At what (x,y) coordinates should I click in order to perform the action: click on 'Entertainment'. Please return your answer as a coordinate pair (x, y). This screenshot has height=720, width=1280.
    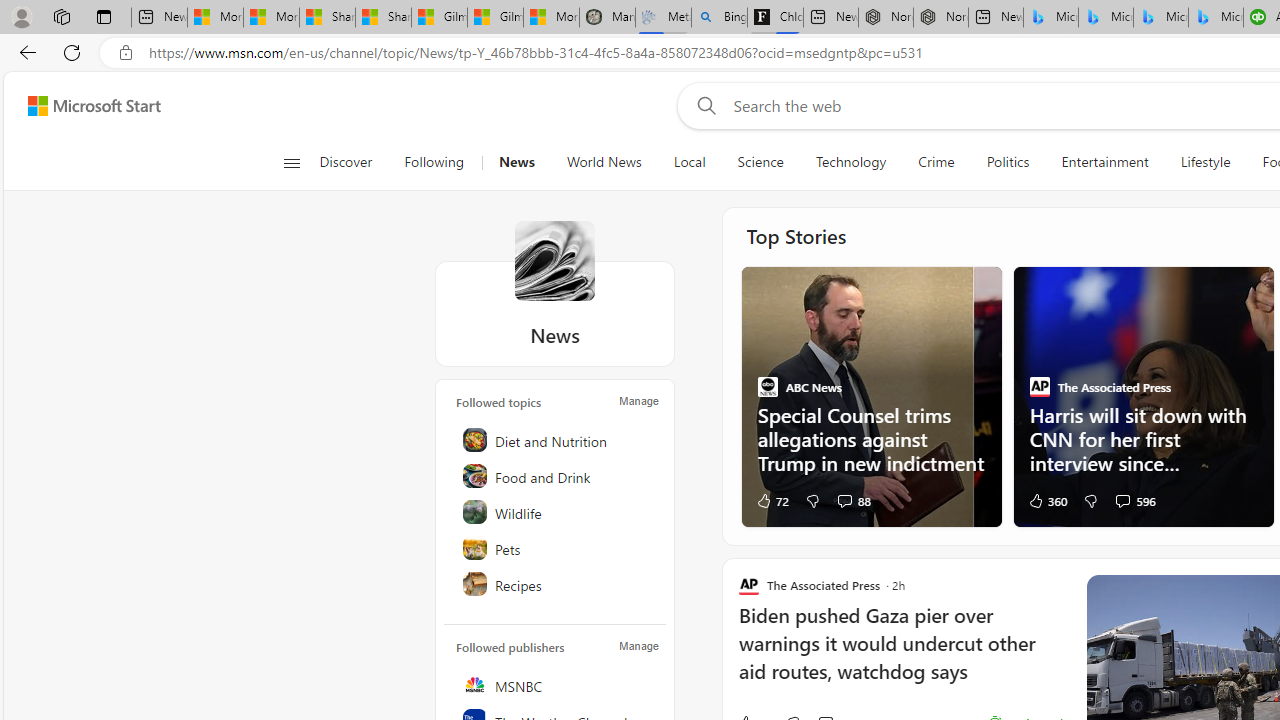
    Looking at the image, I should click on (1103, 162).